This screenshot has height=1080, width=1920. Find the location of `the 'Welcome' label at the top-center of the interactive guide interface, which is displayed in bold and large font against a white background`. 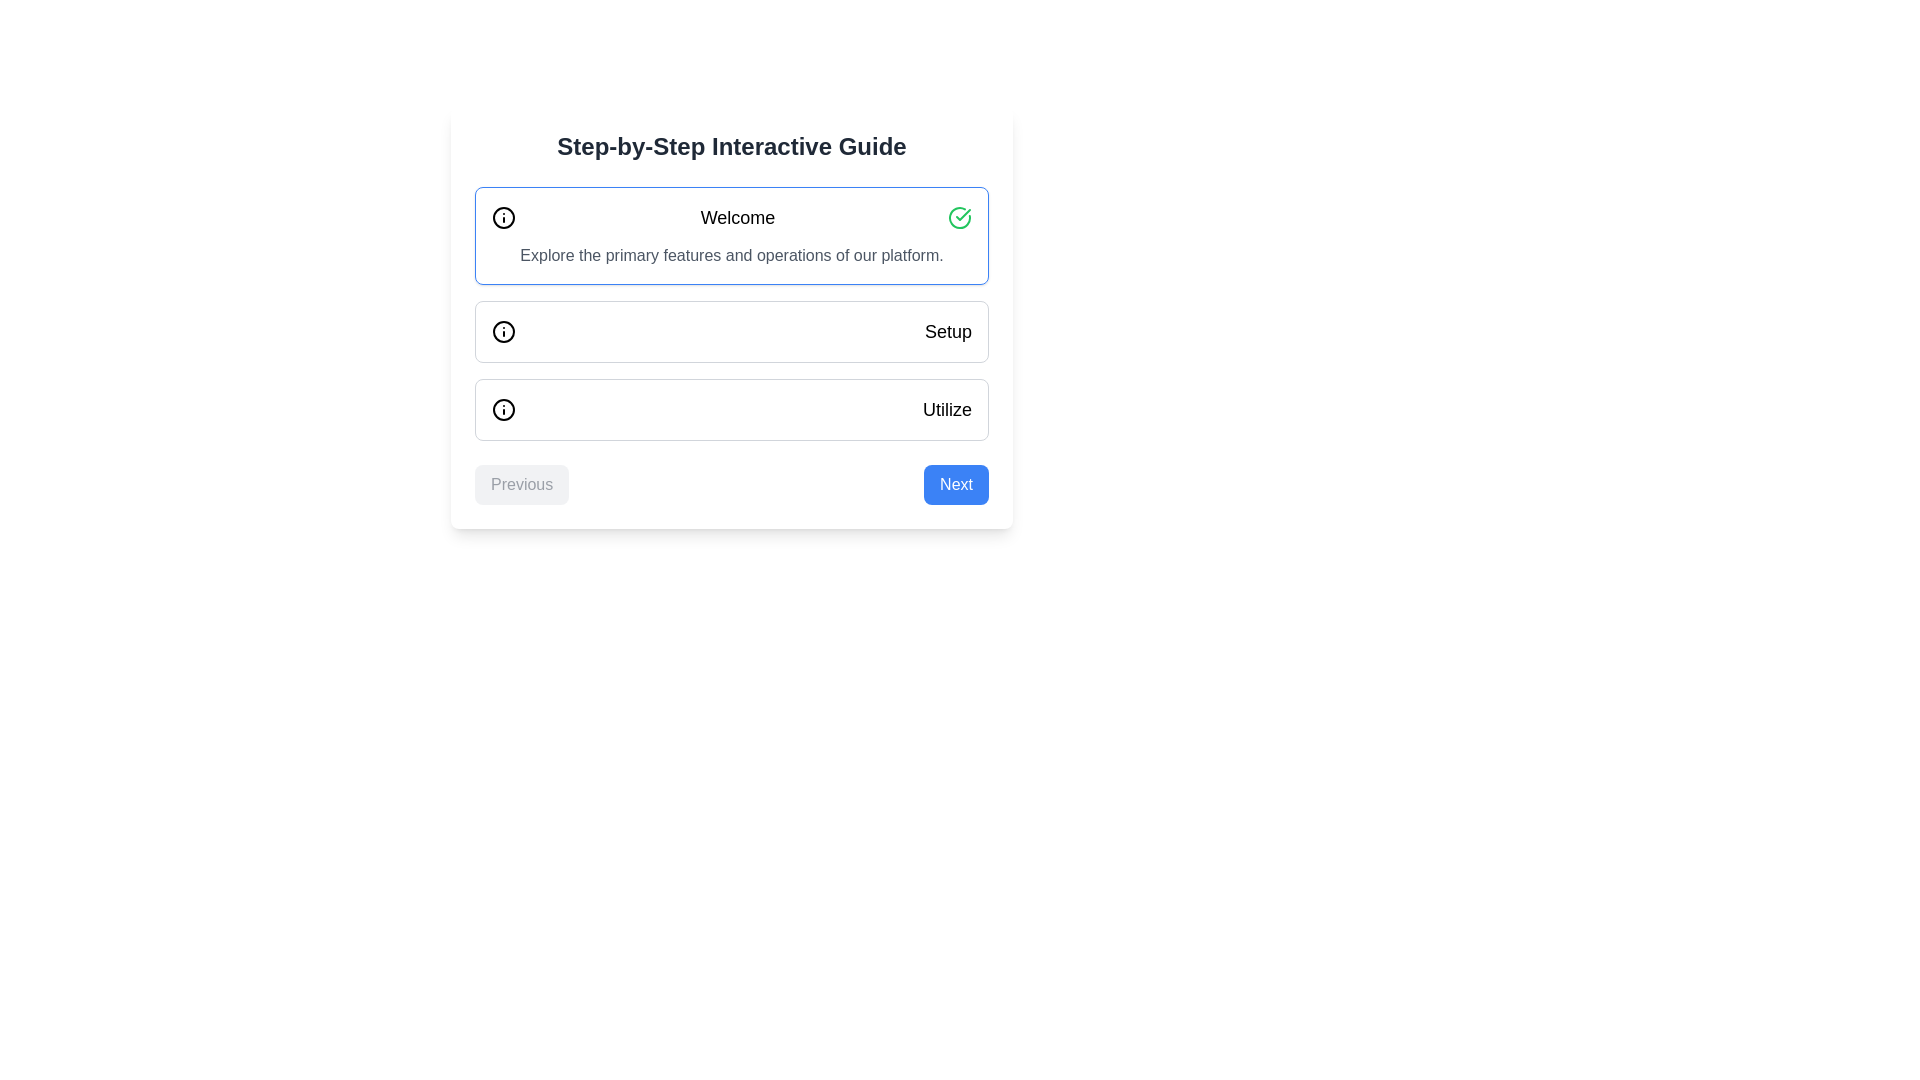

the 'Welcome' label at the top-center of the interactive guide interface, which is displayed in bold and large font against a white background is located at coordinates (737, 218).